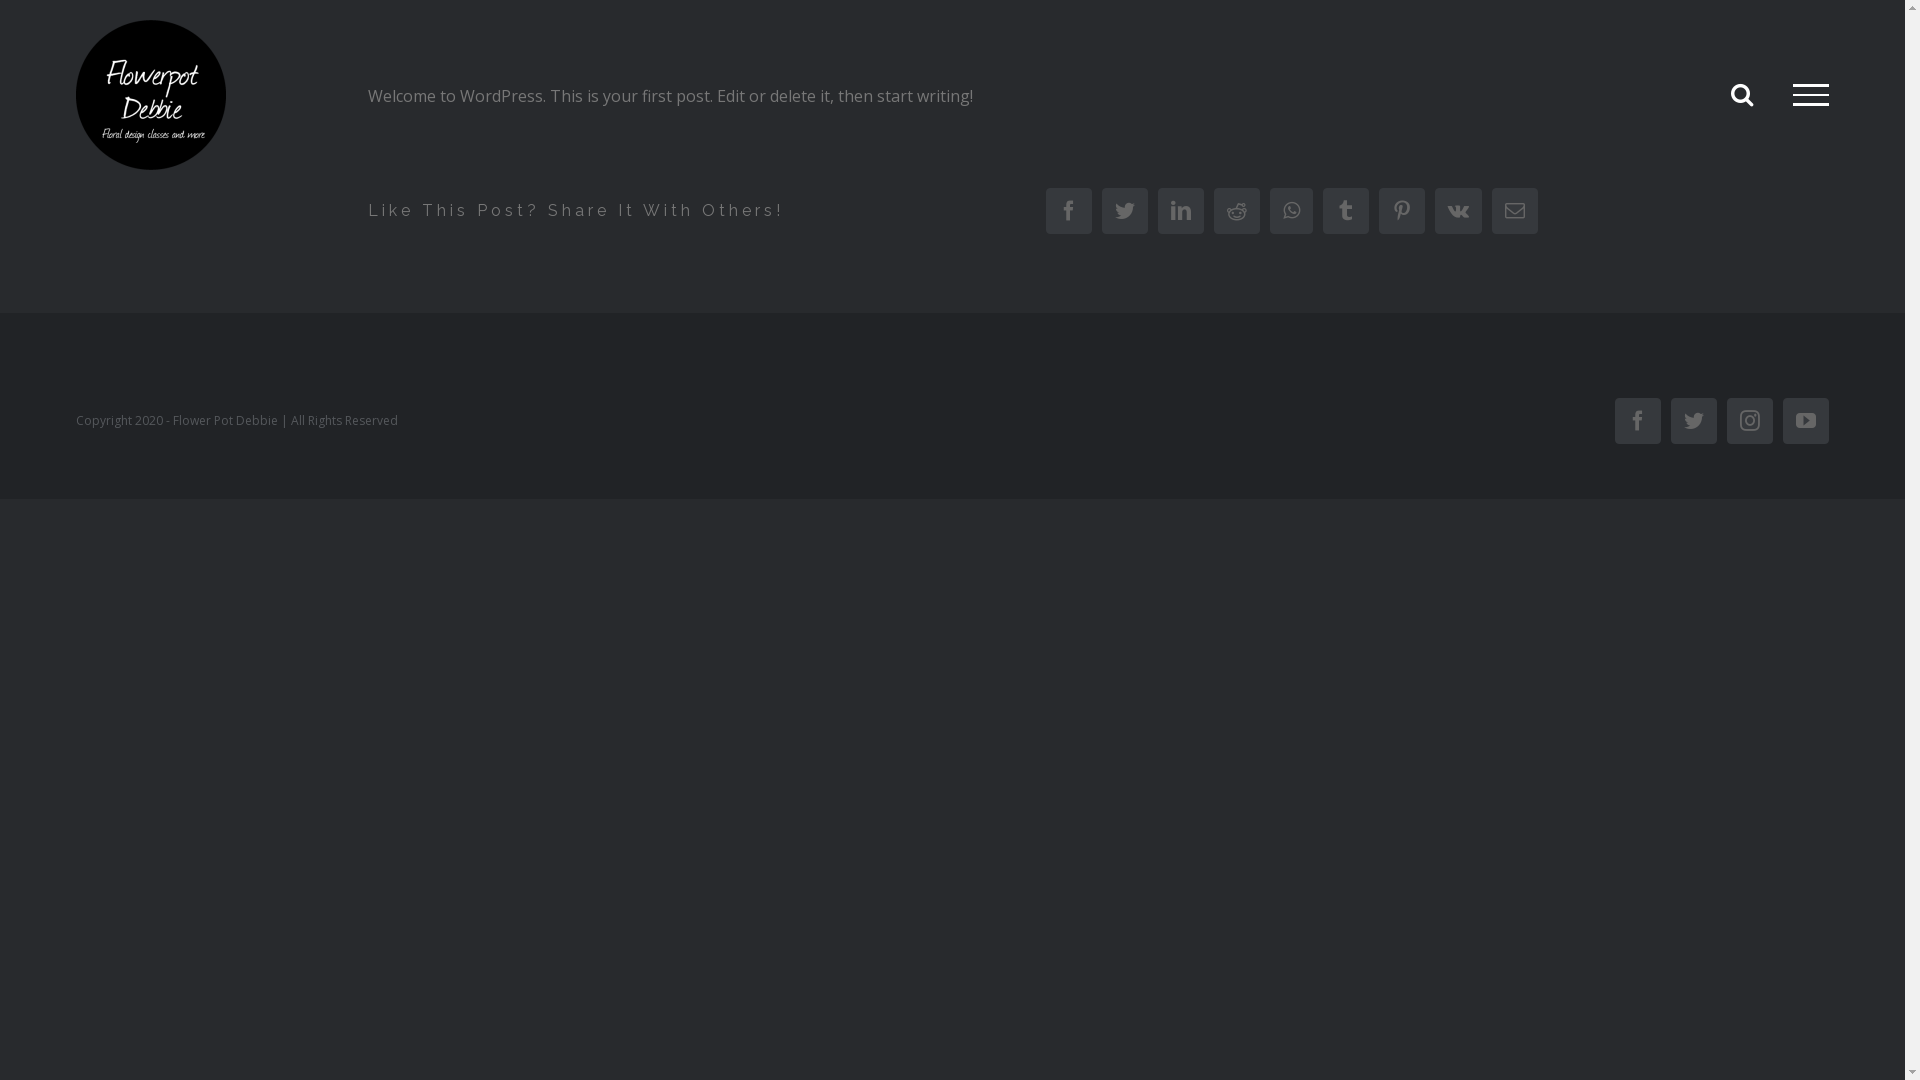 The height and width of the screenshot is (1080, 1920). What do you see at coordinates (1805, 419) in the screenshot?
I see `'youtube'` at bounding box center [1805, 419].